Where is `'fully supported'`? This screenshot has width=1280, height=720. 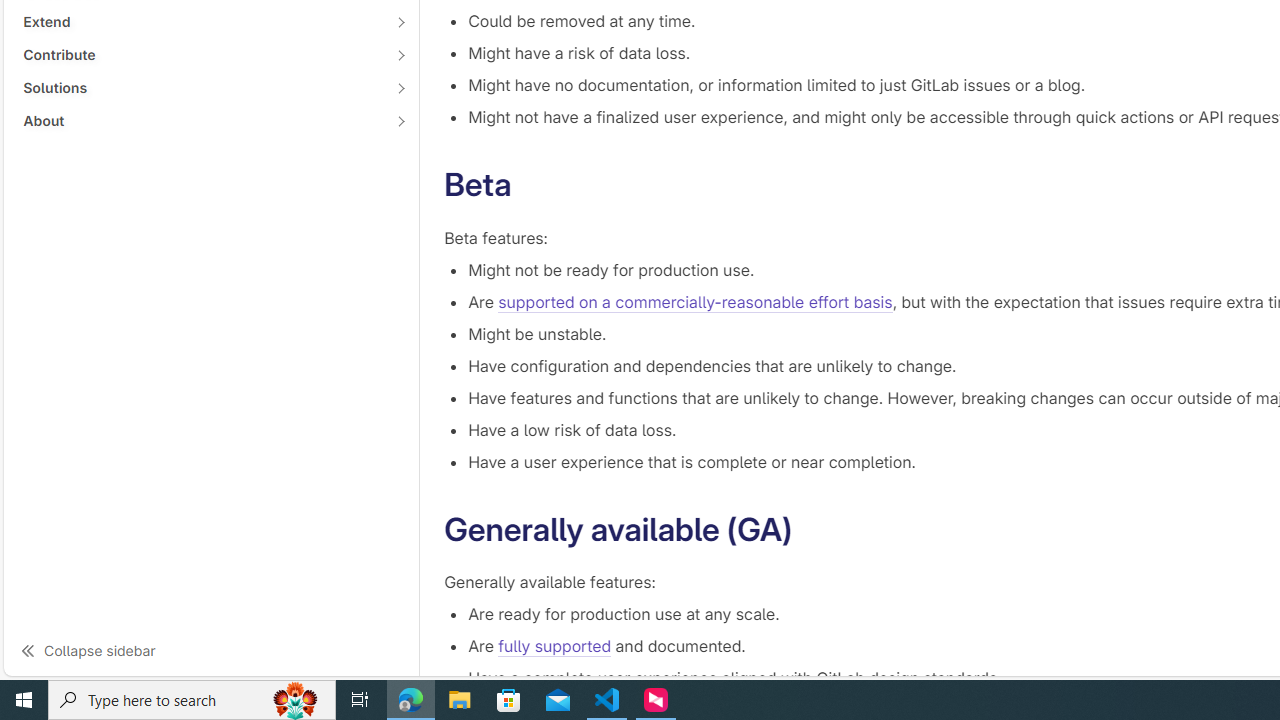 'fully supported' is located at coordinates (554, 646).